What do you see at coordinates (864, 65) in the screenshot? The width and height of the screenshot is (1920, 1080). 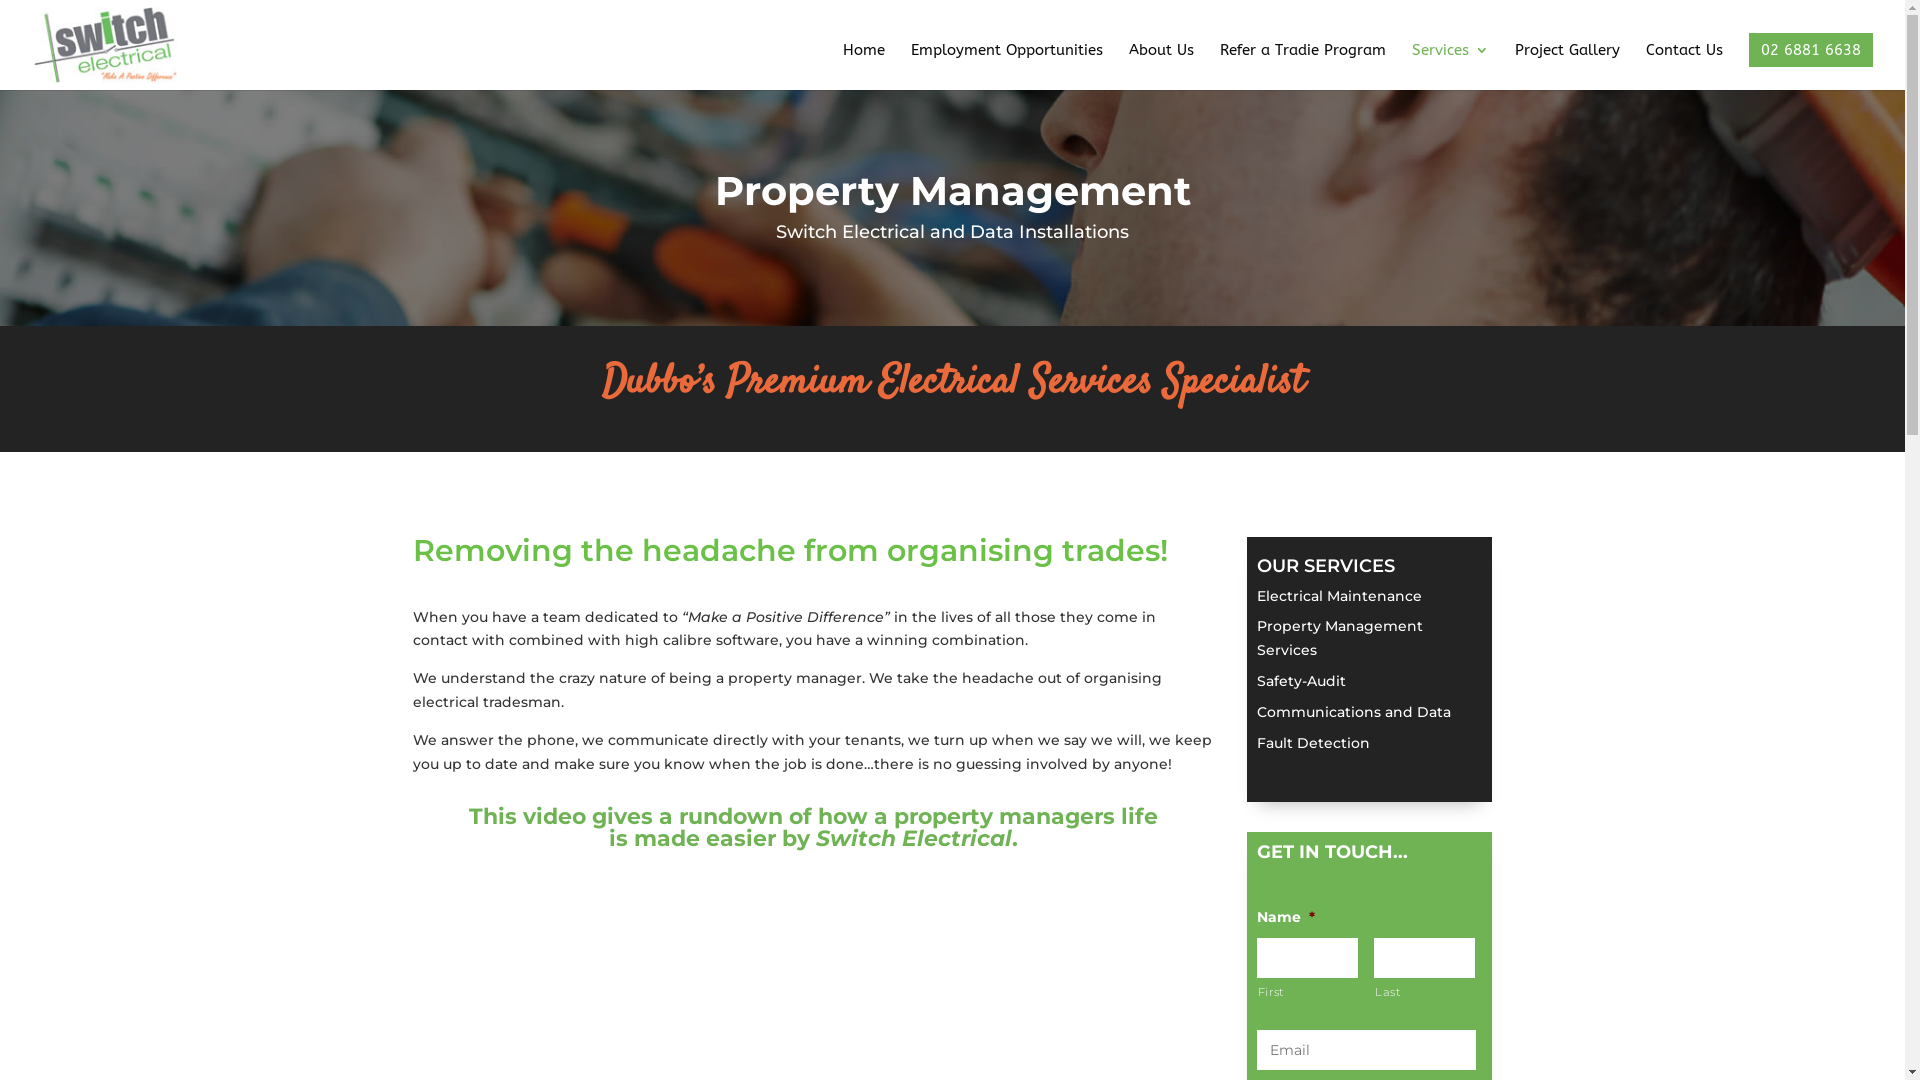 I see `'Home'` at bounding box center [864, 65].